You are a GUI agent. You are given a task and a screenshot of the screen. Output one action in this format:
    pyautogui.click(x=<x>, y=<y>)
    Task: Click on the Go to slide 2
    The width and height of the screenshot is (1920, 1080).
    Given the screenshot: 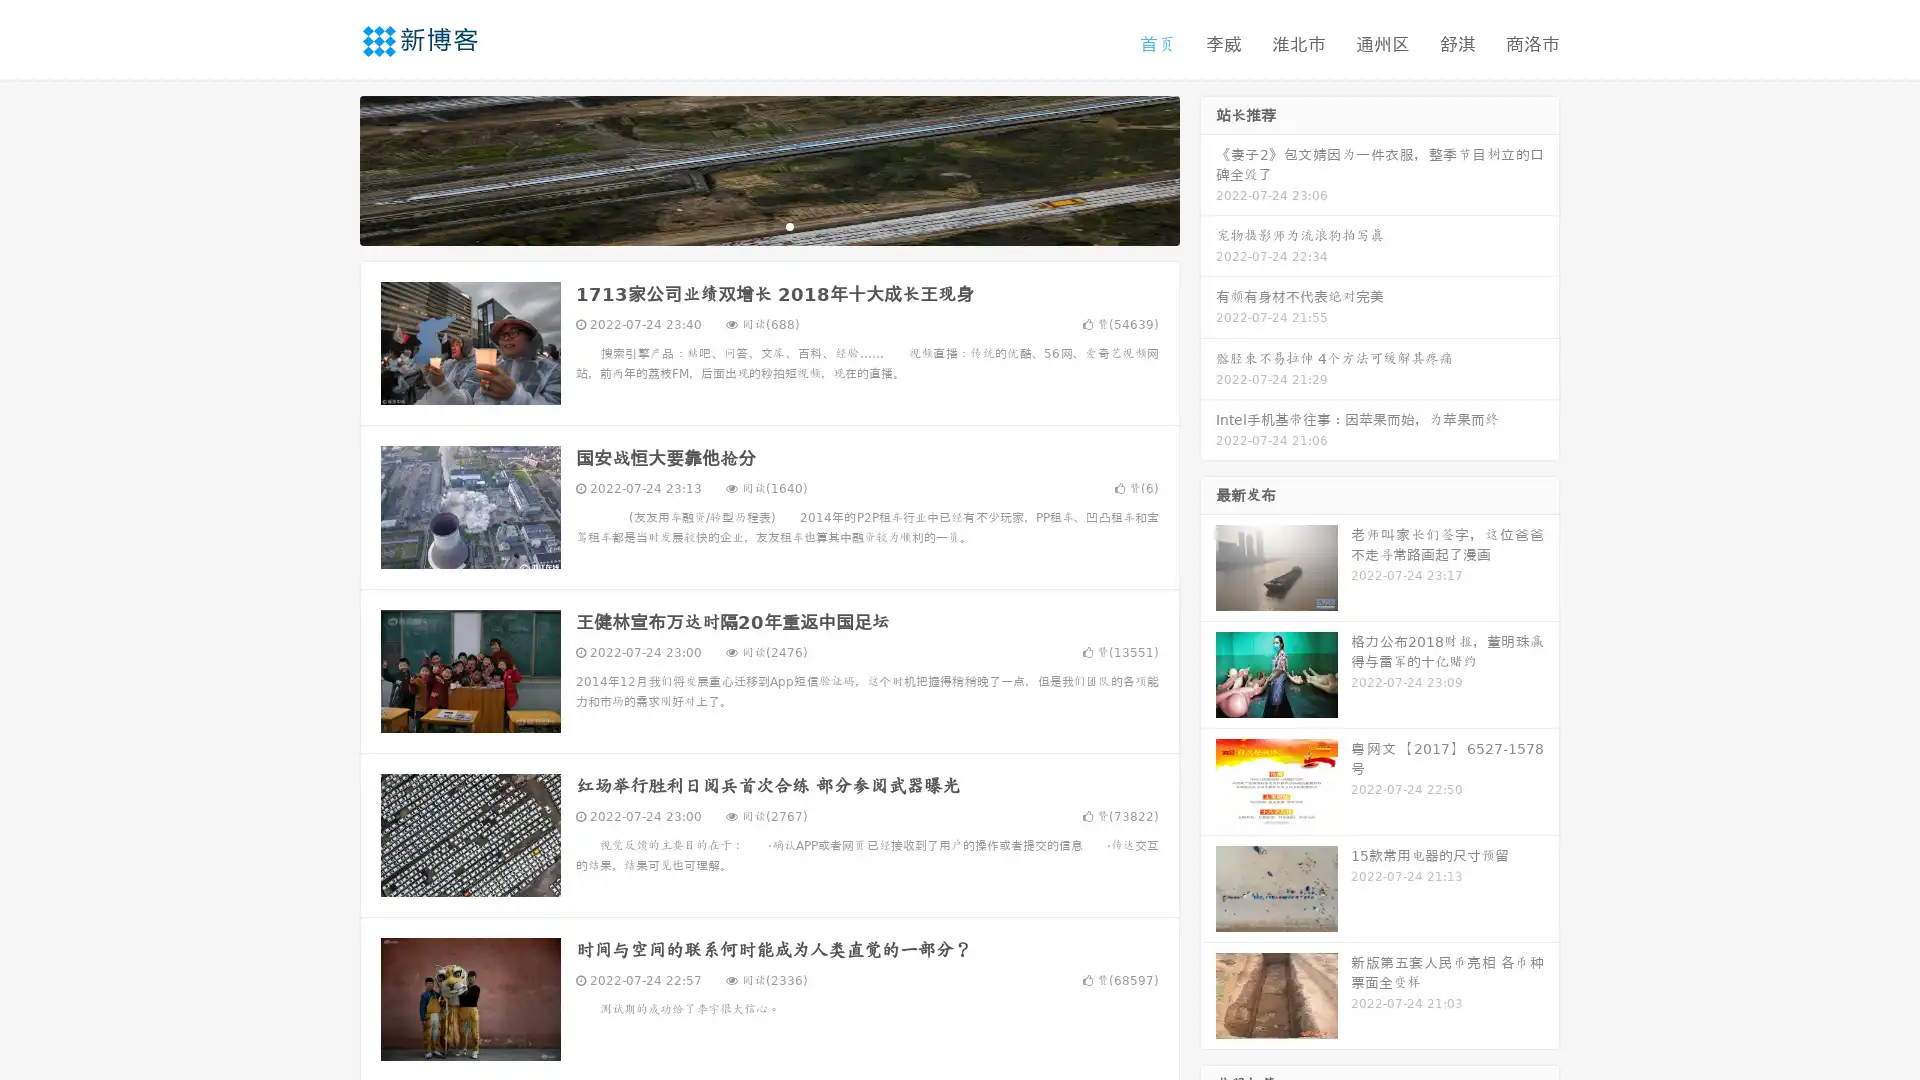 What is the action you would take?
    pyautogui.click(x=768, y=225)
    